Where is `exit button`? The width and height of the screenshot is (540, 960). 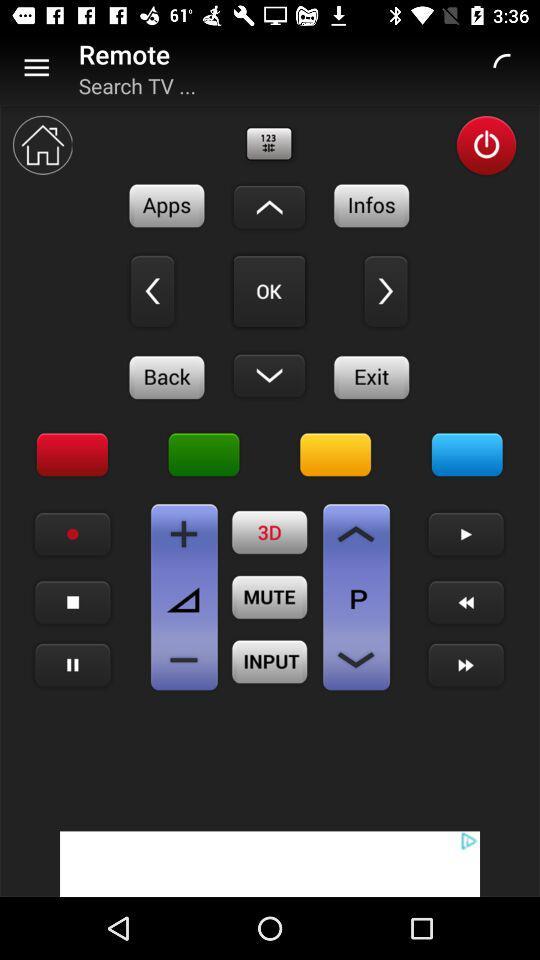
exit button is located at coordinates (372, 376).